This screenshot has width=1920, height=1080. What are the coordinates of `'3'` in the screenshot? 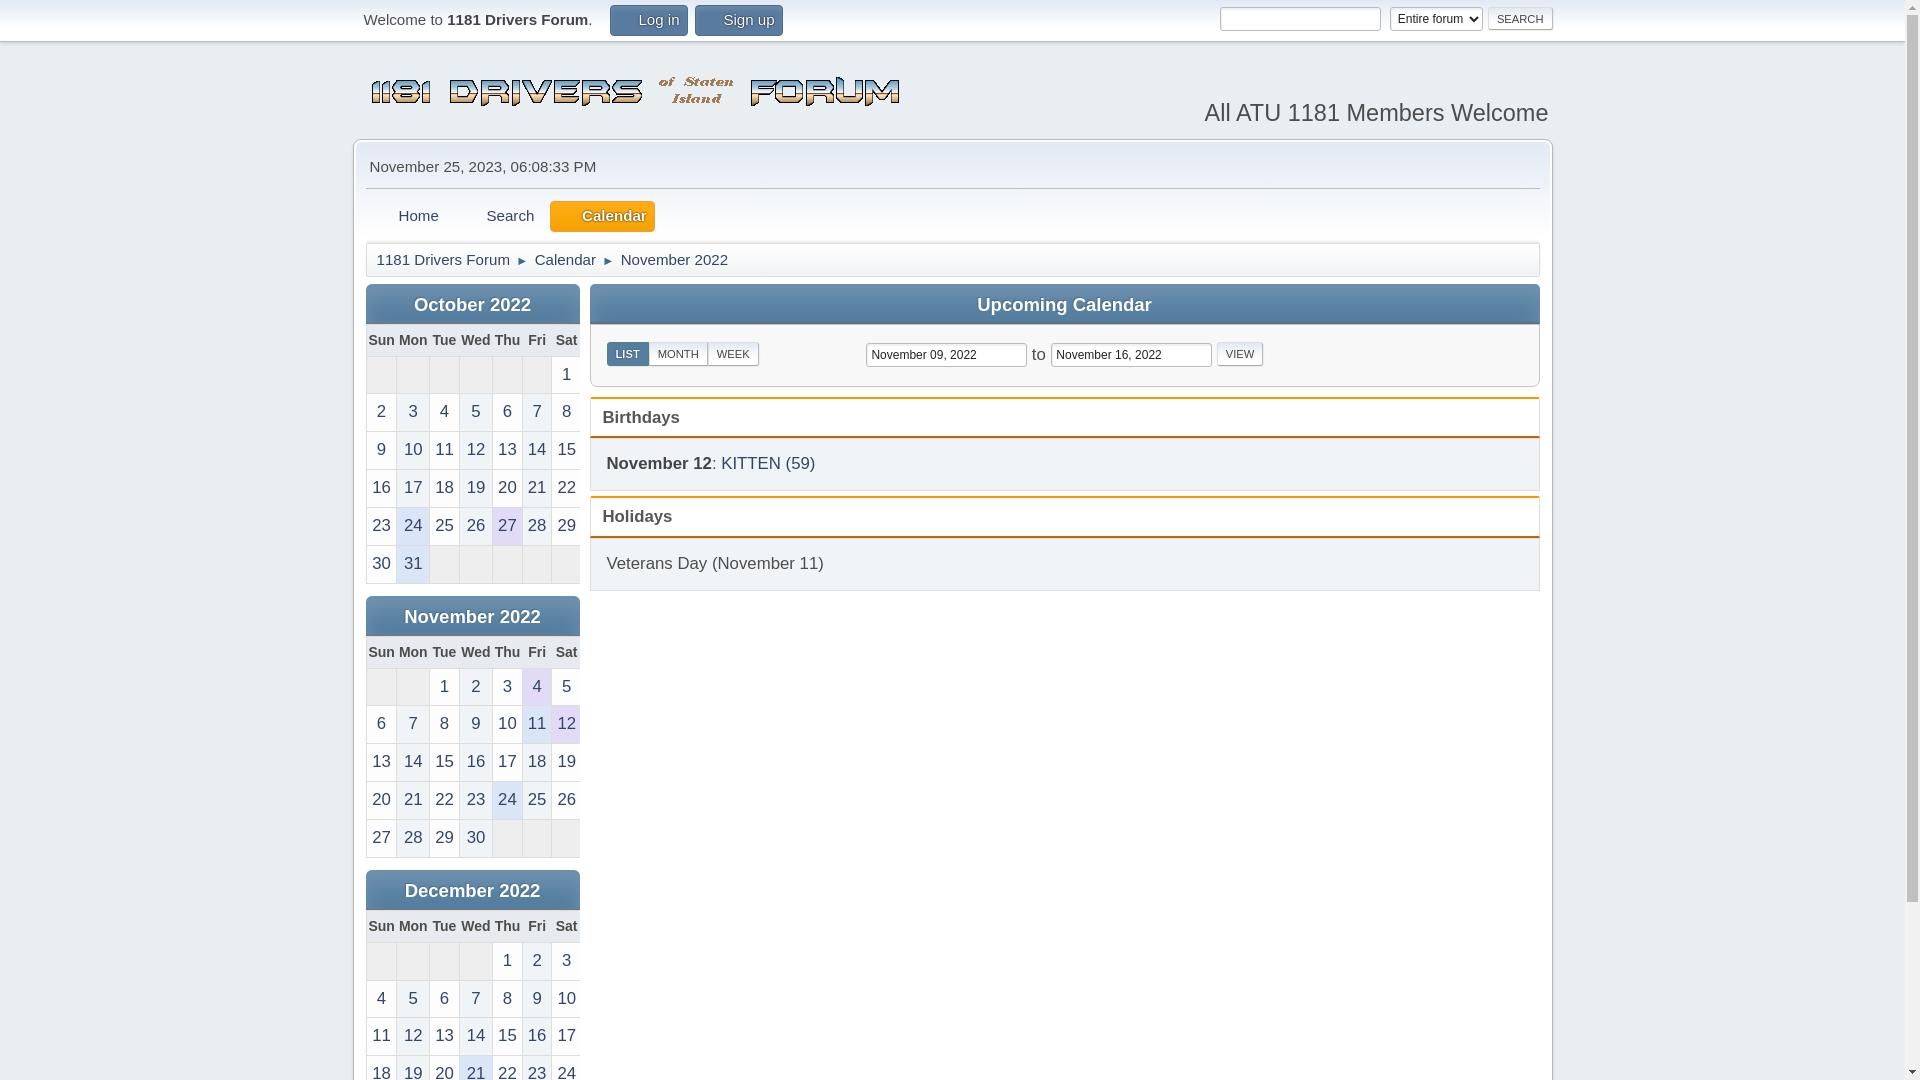 It's located at (397, 411).